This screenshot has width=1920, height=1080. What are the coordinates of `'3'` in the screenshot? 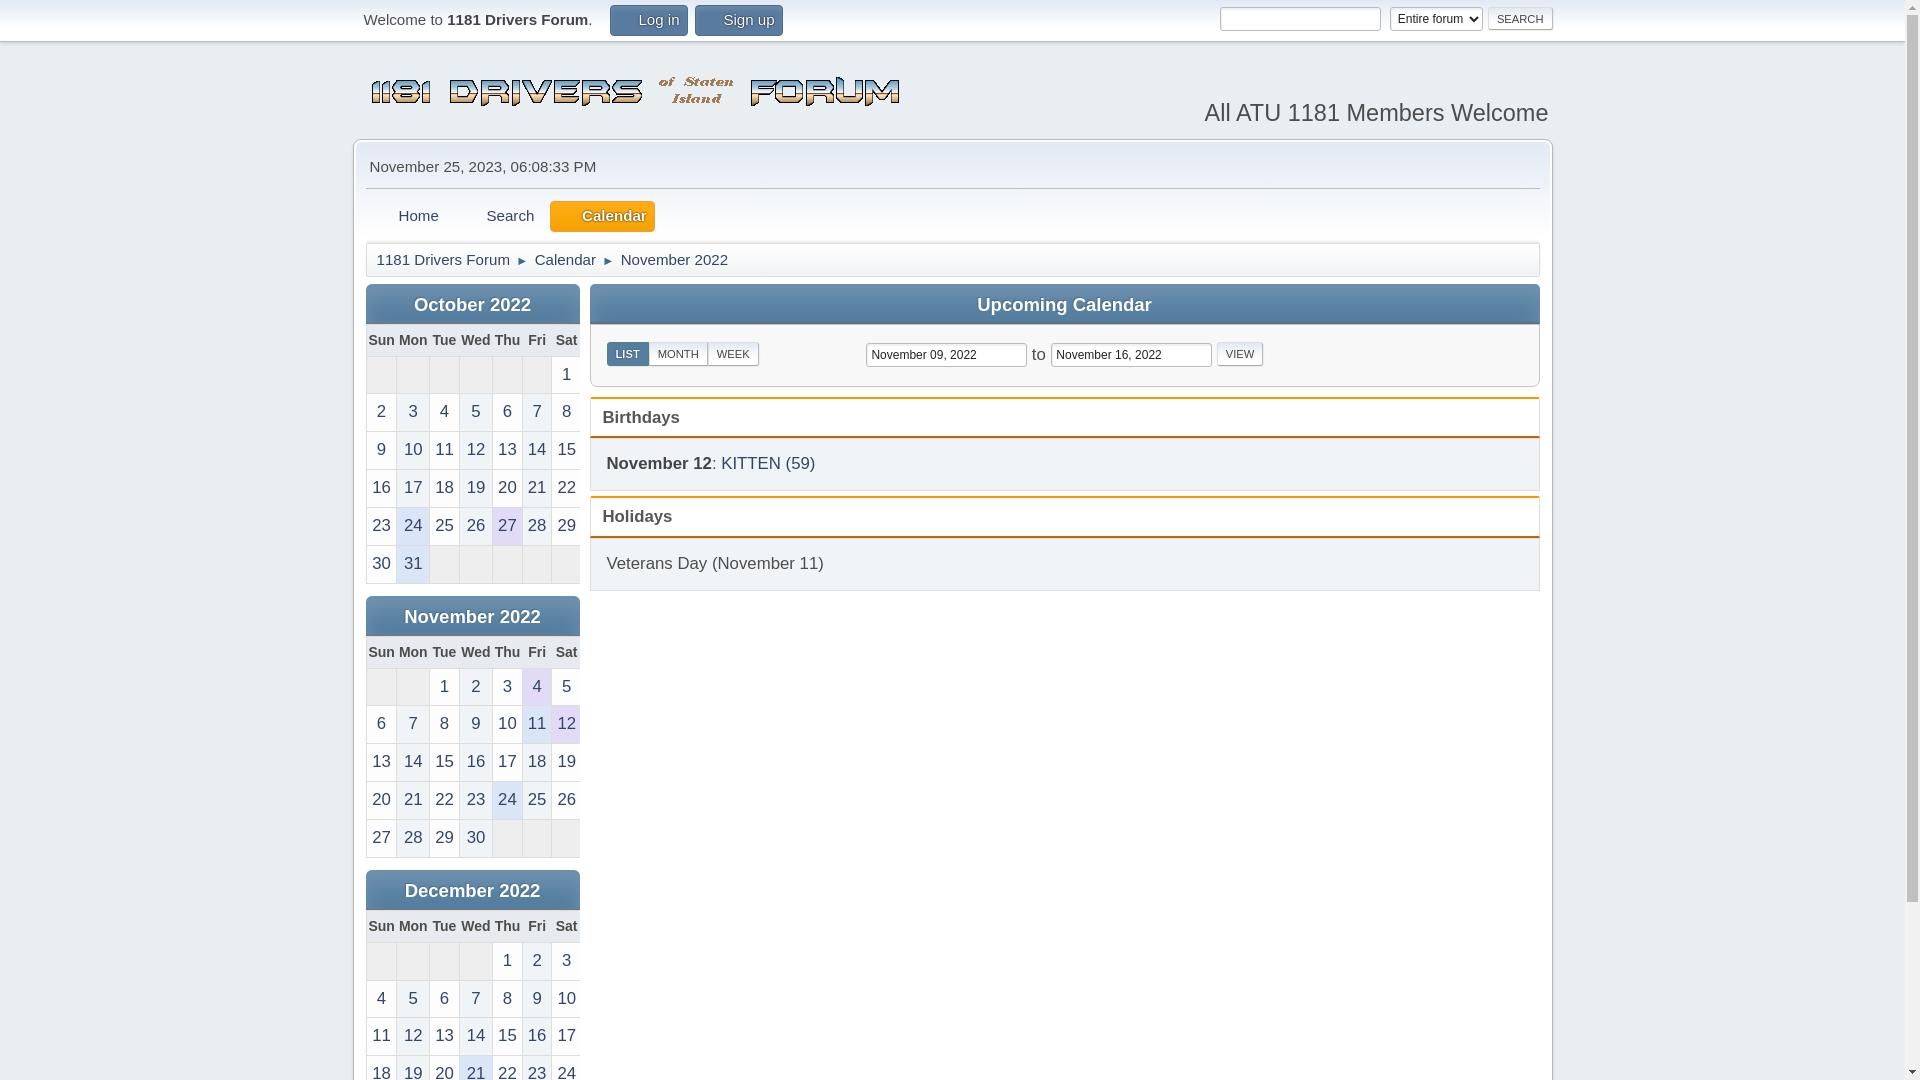 It's located at (397, 411).